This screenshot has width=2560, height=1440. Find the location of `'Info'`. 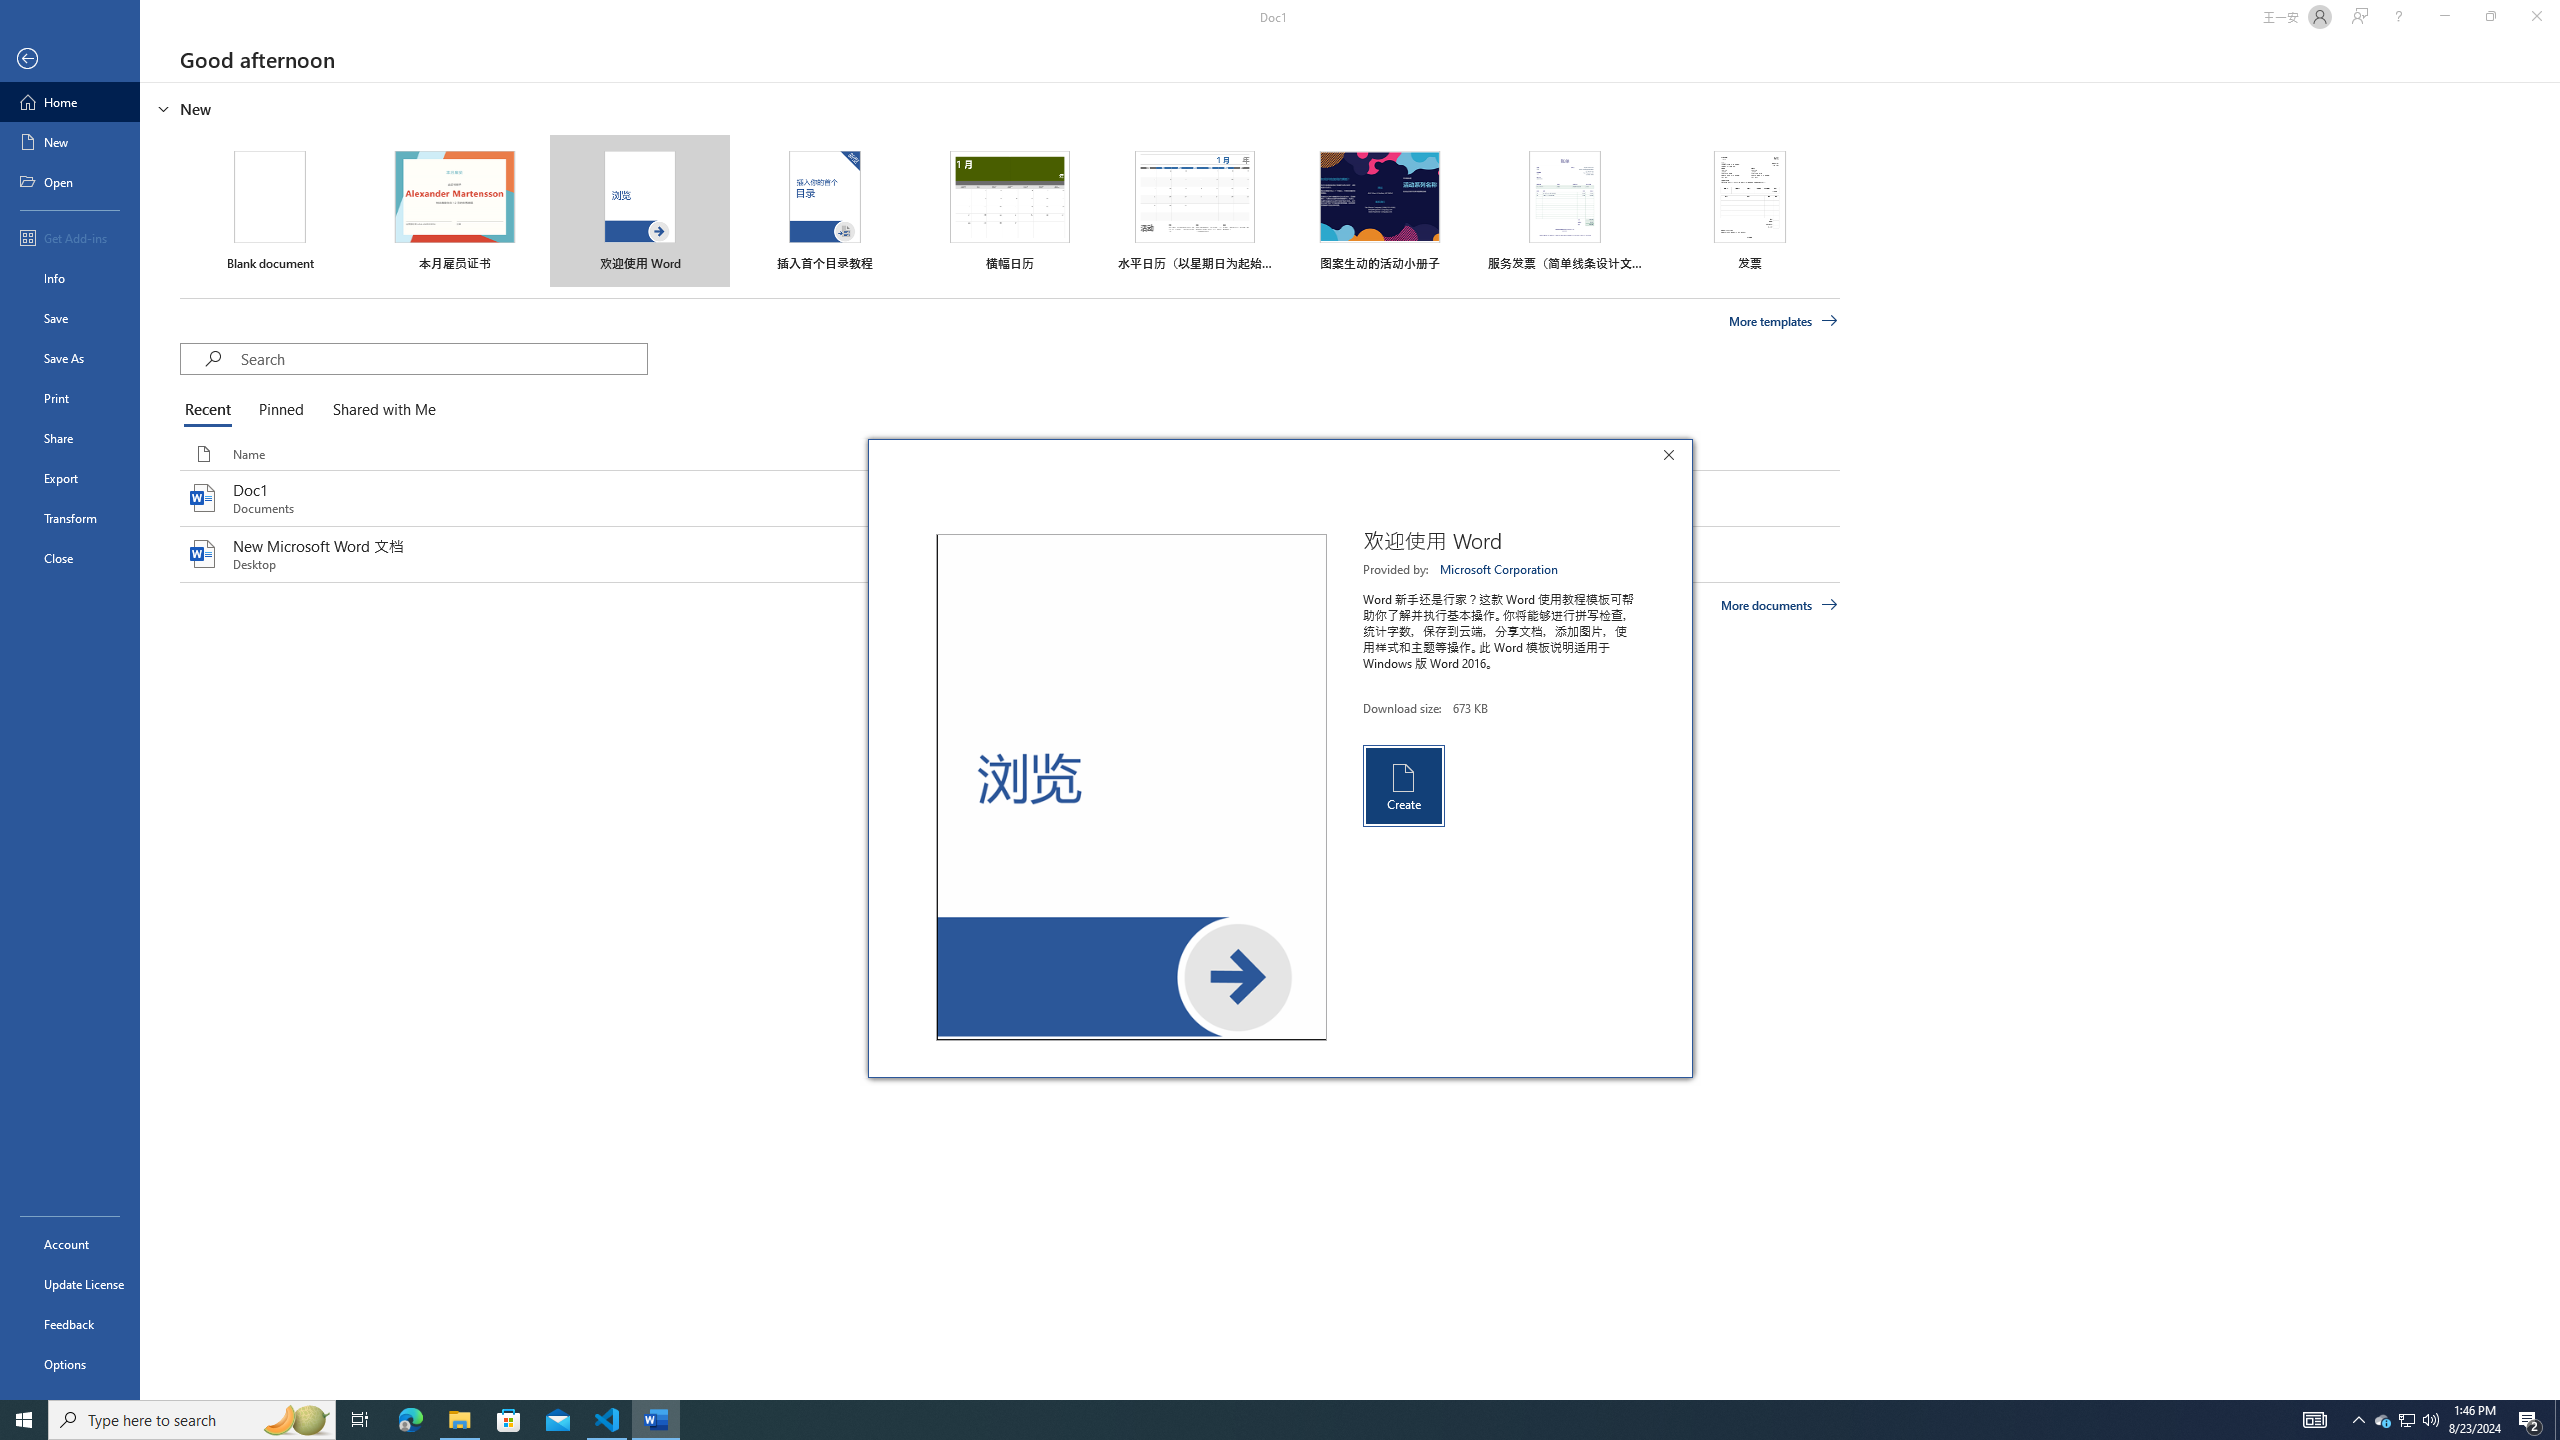

'Info' is located at coordinates (69, 276).